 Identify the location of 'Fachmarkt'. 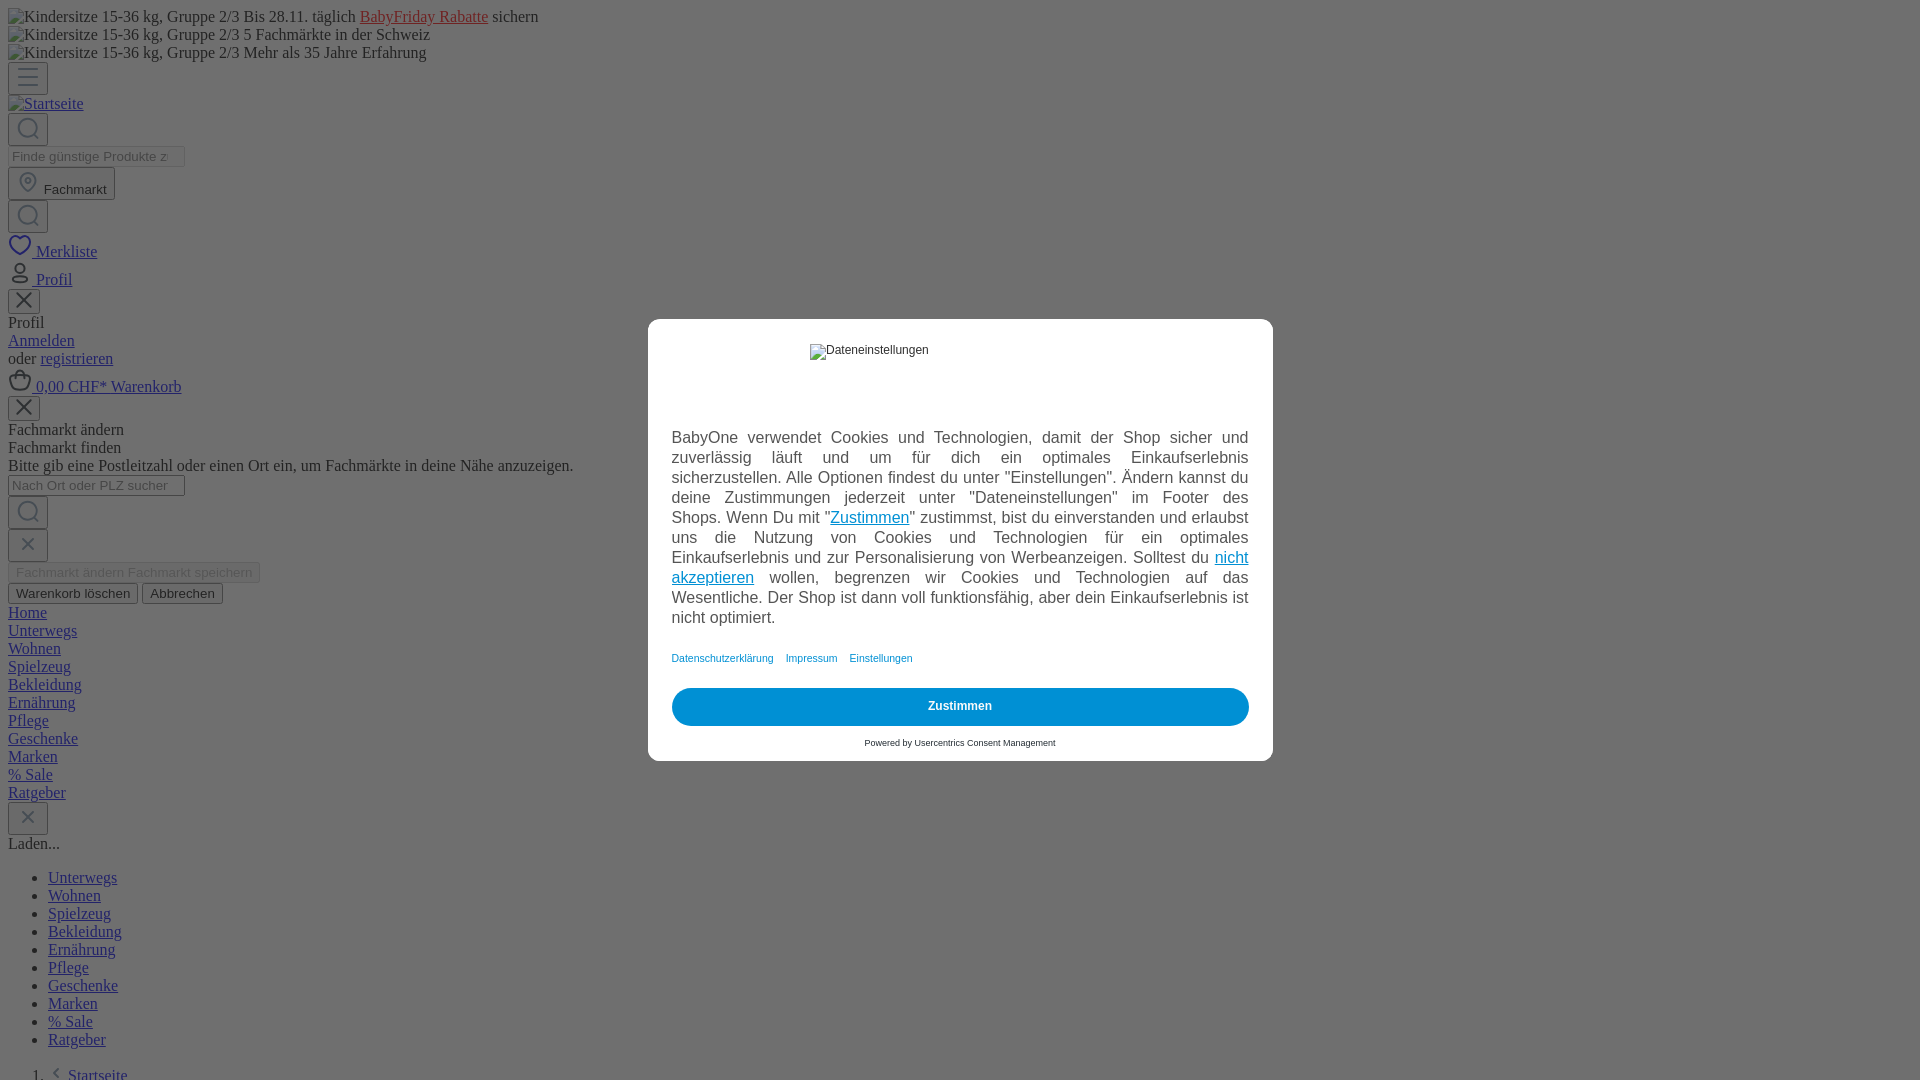
(61, 183).